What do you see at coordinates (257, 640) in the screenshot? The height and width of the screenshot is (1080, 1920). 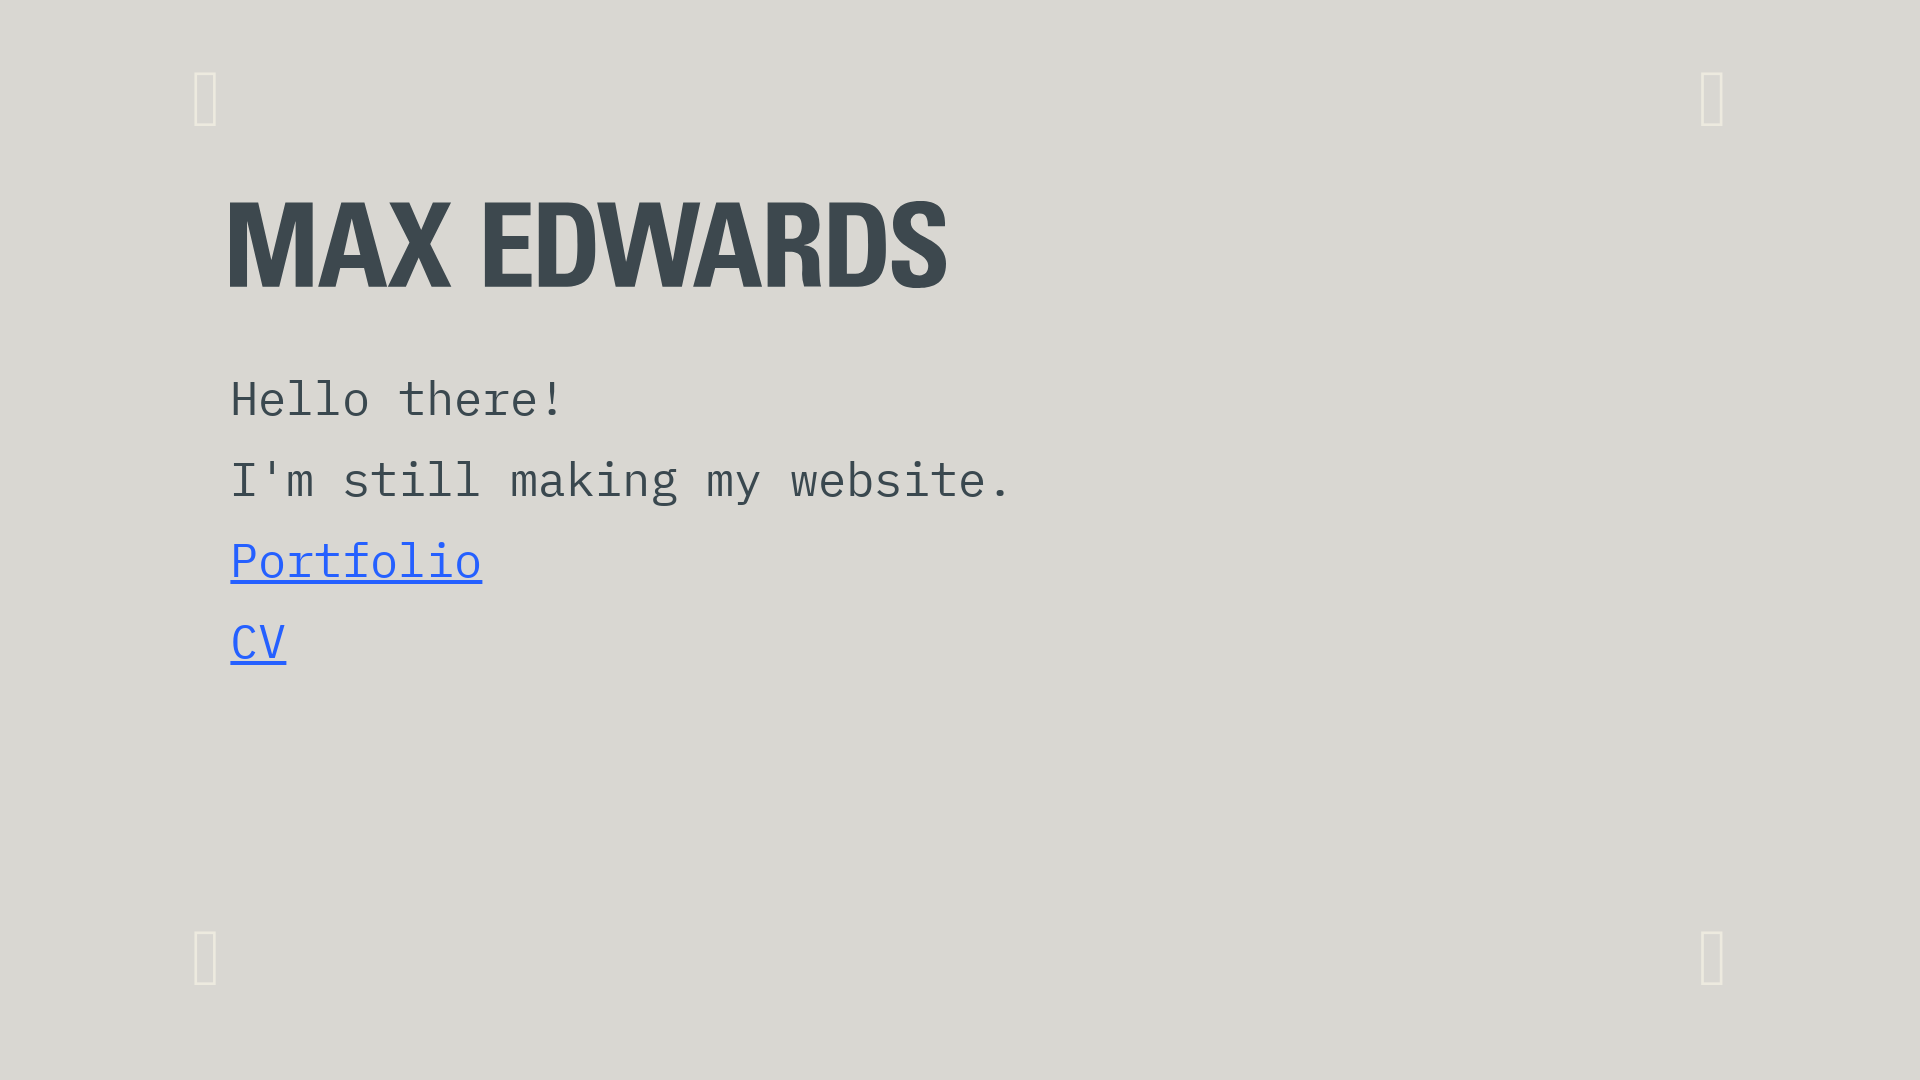 I see `'CV'` at bounding box center [257, 640].